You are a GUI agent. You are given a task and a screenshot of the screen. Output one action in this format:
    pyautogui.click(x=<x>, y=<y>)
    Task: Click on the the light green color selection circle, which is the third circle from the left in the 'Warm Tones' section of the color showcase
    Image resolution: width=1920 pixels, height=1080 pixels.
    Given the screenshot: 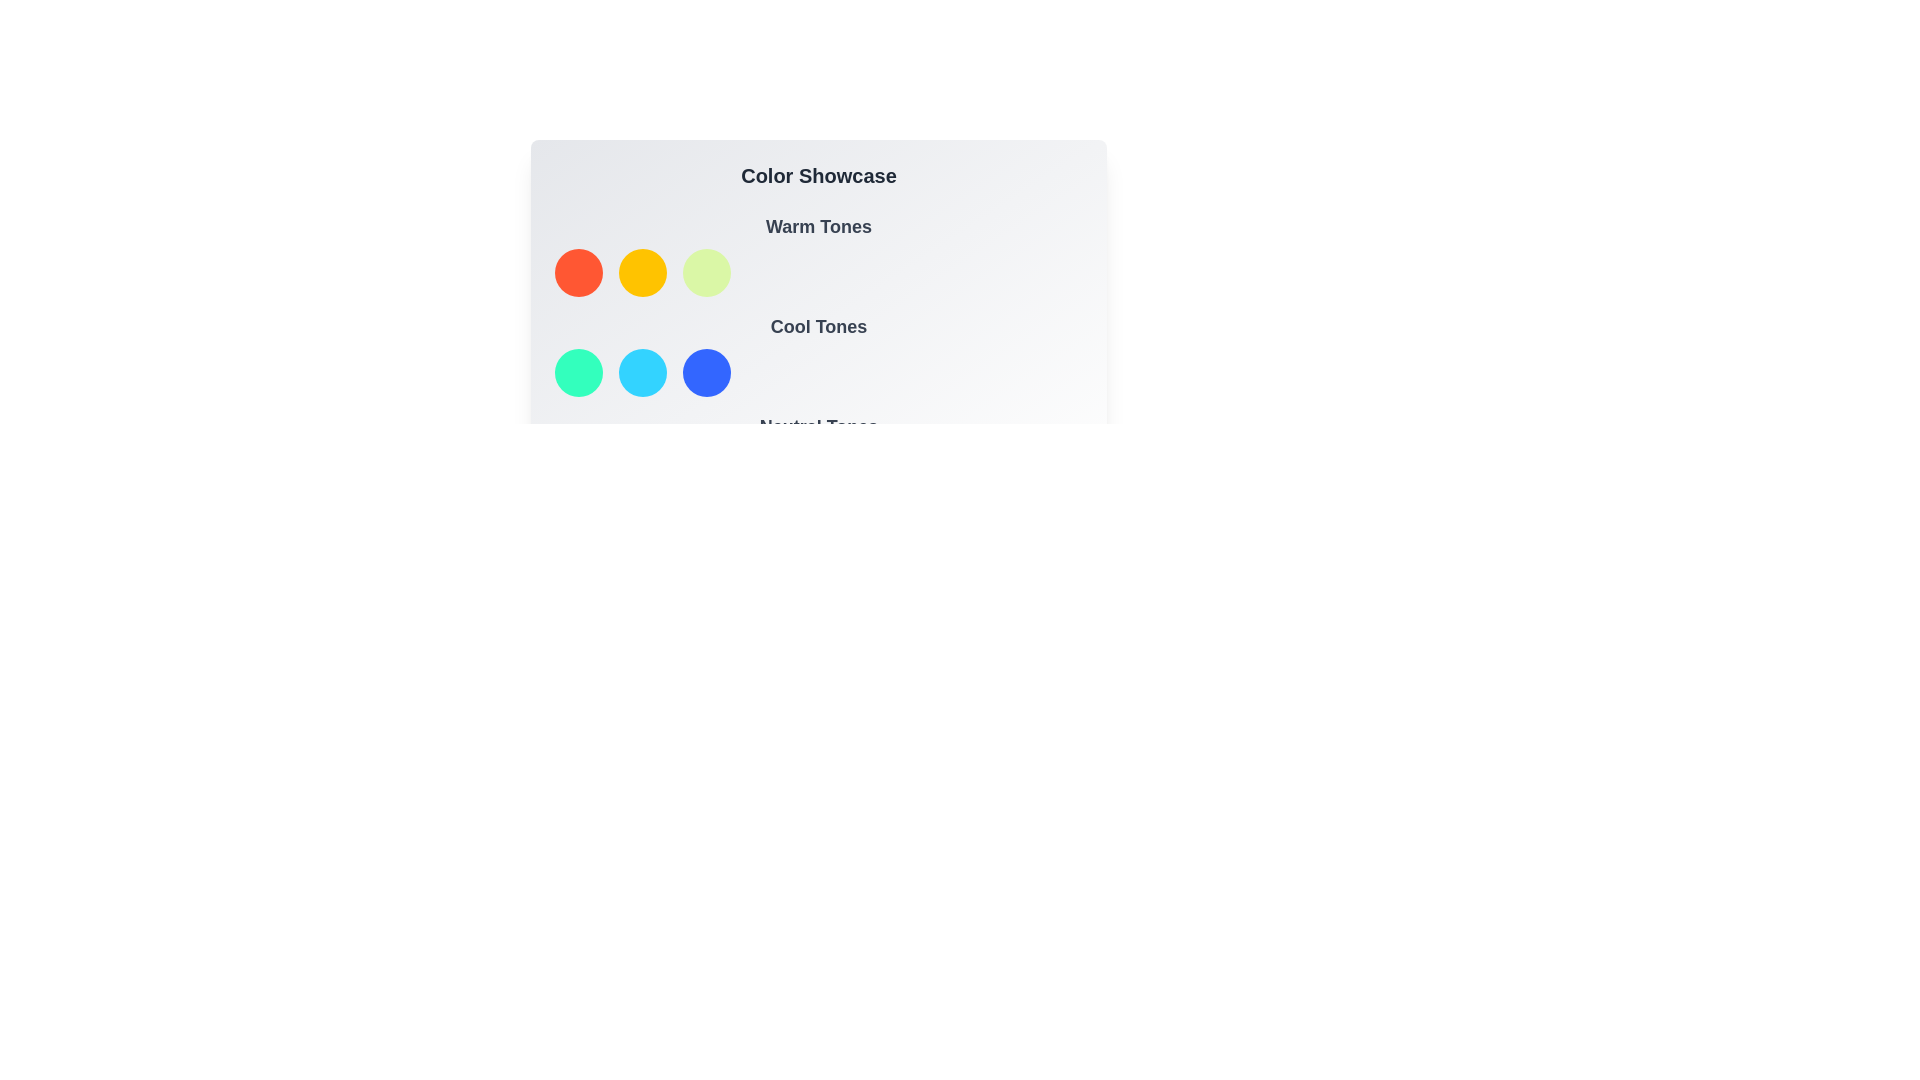 What is the action you would take?
    pyautogui.click(x=706, y=273)
    